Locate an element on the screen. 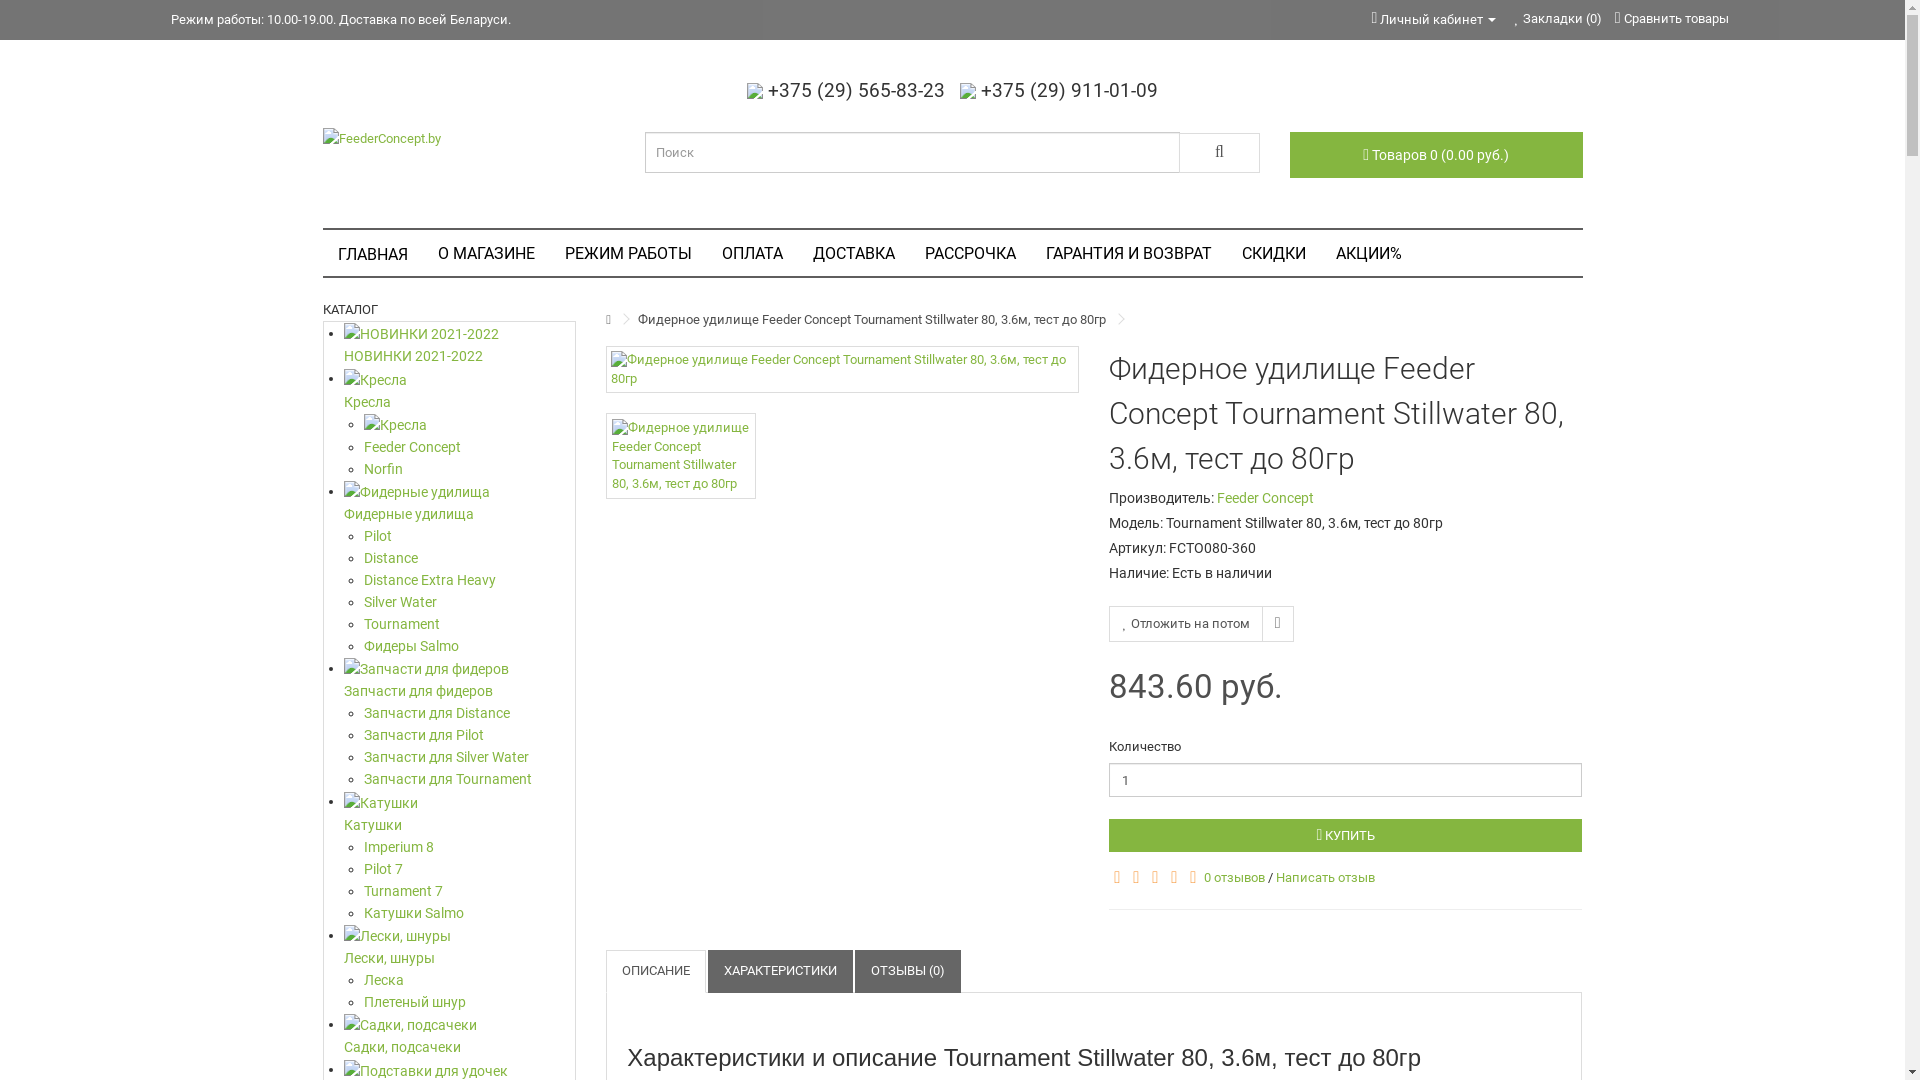 This screenshot has height=1080, width=1920. 'Imperium 8' is located at coordinates (469, 847).